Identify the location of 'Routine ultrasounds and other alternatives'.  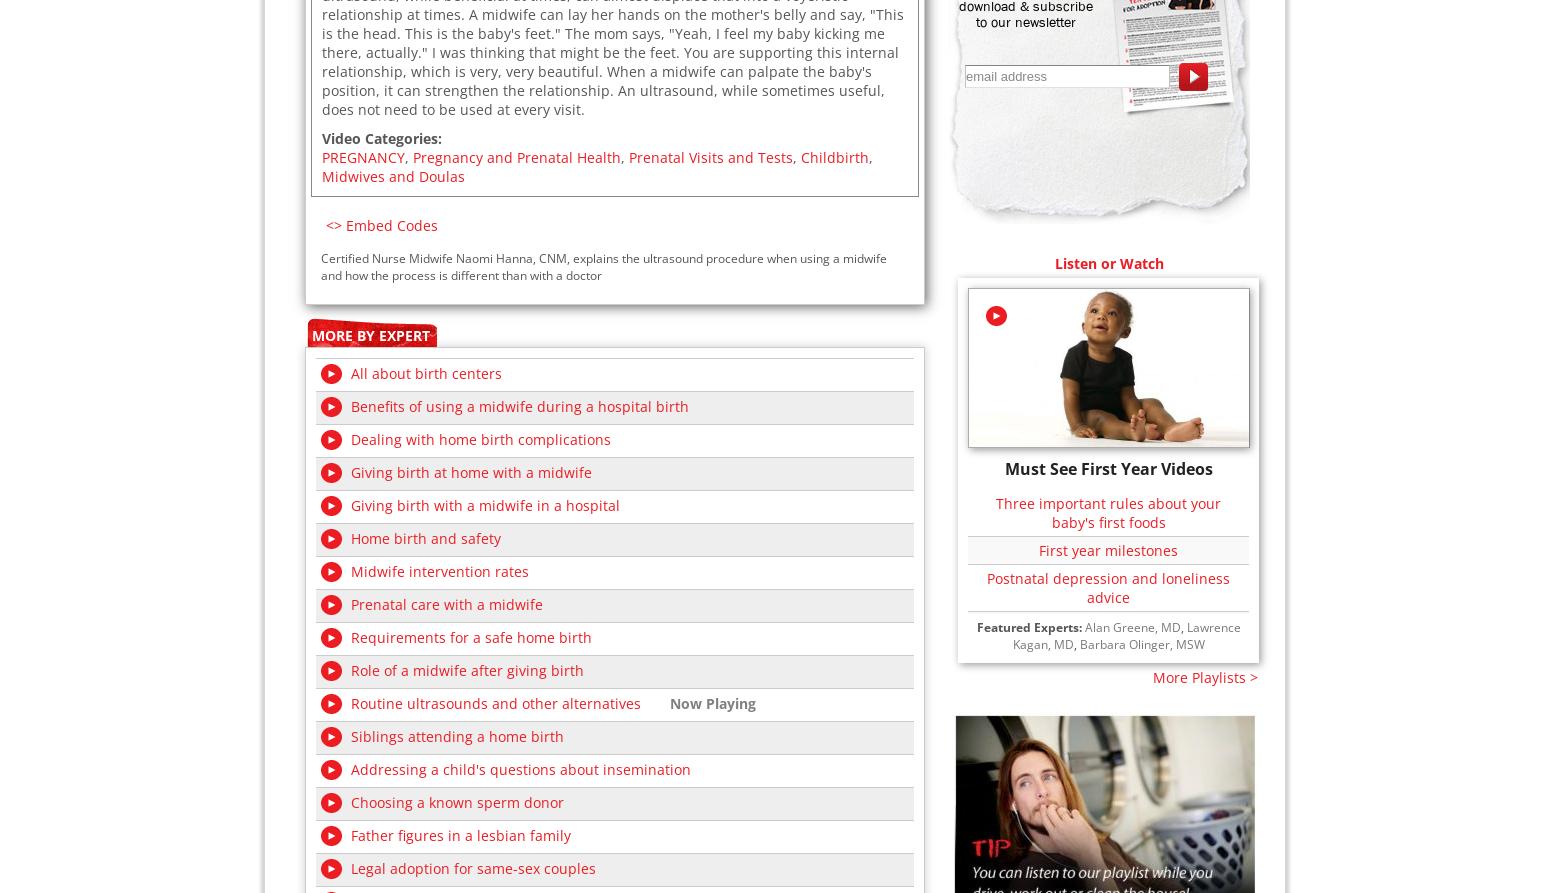
(495, 702).